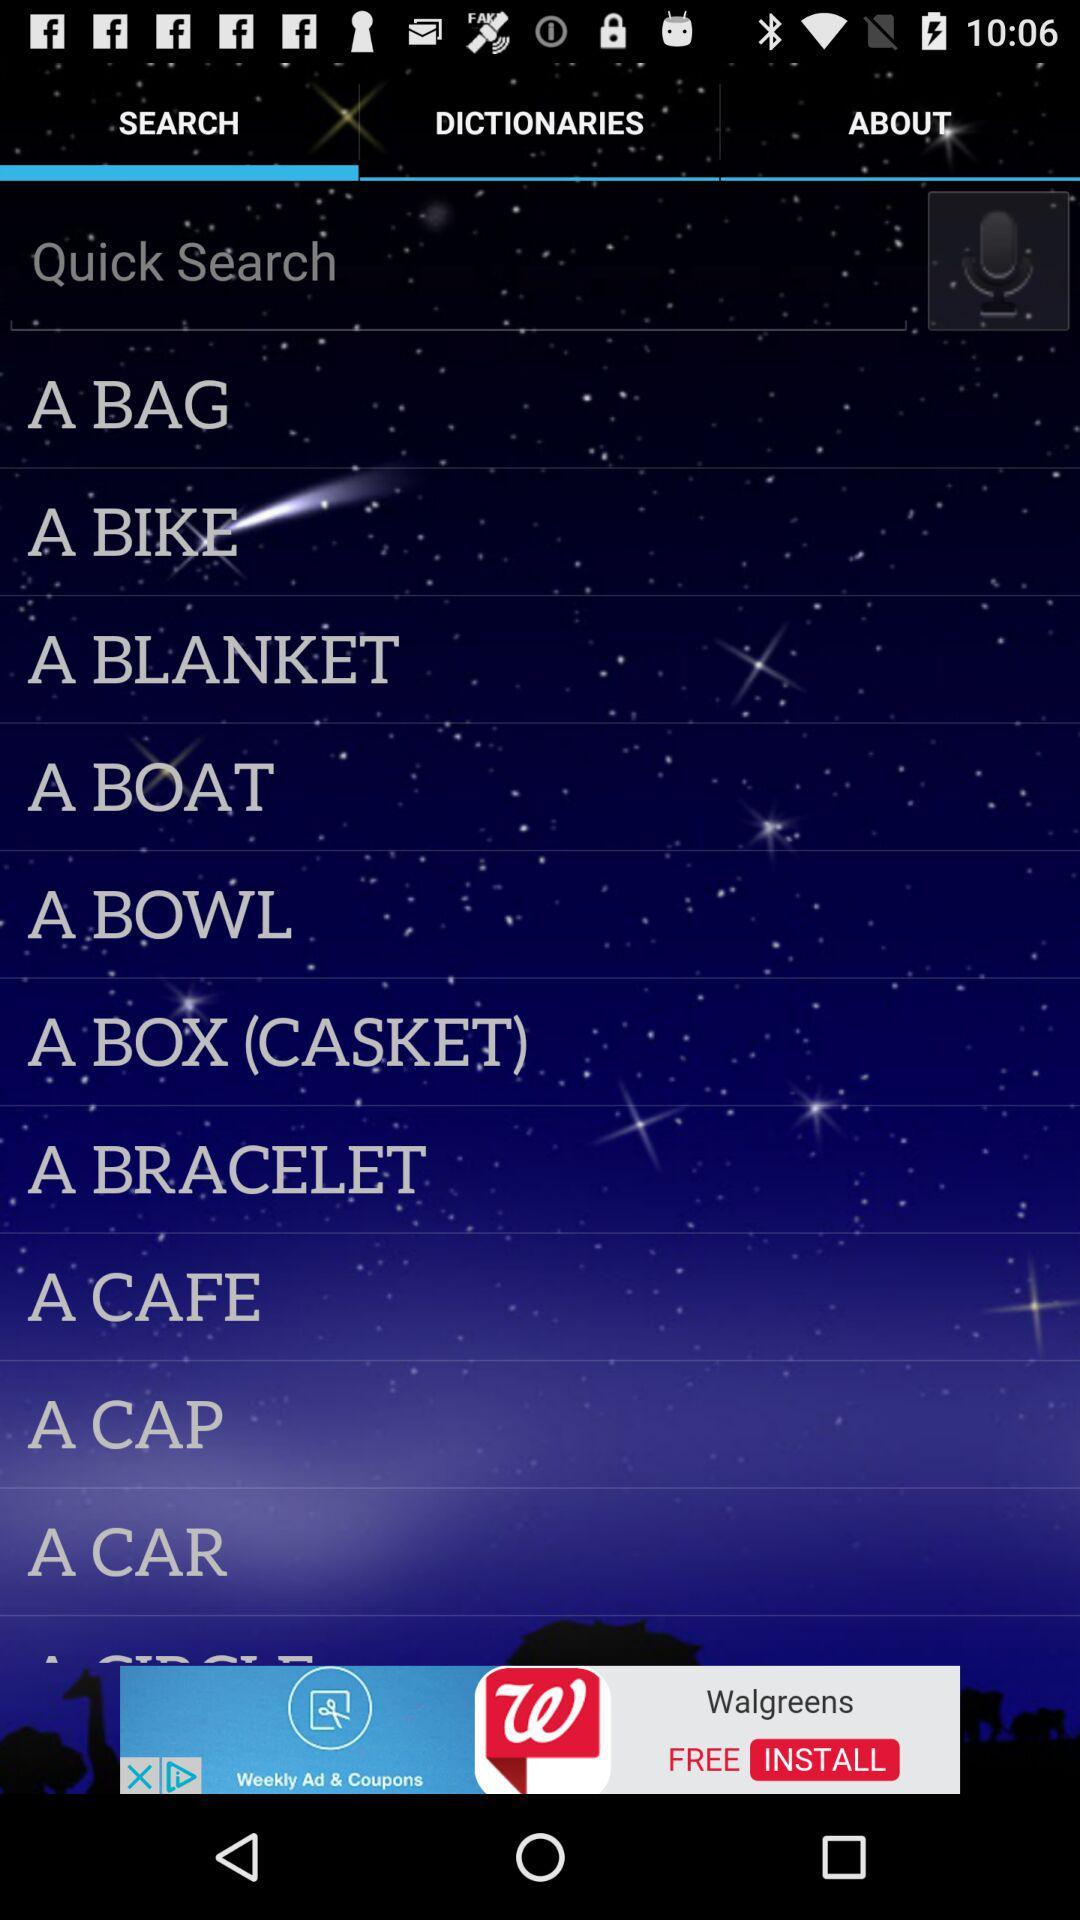 The image size is (1080, 1920). What do you see at coordinates (998, 278) in the screenshot?
I see `the microphone icon` at bounding box center [998, 278].